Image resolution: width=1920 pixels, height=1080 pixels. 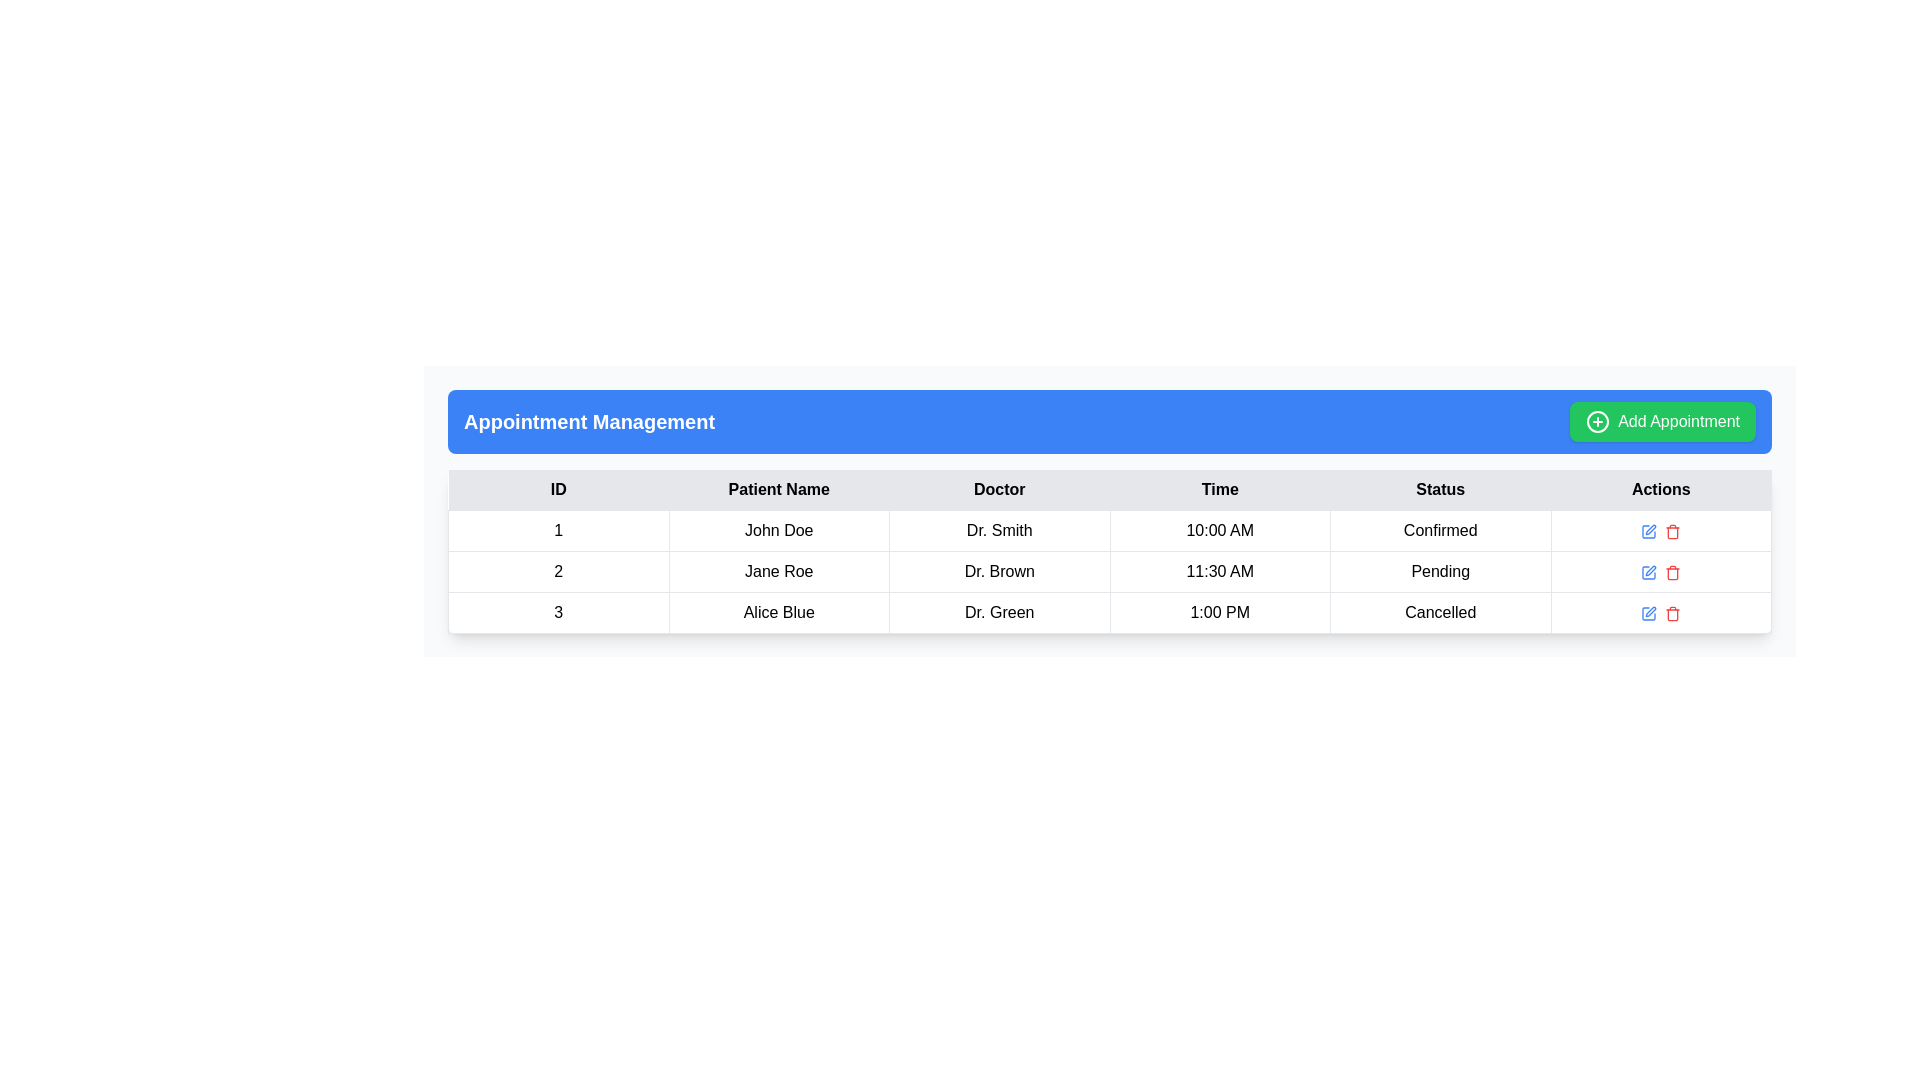 I want to click on the editable action icon button located in the 'Actions' section of the first row in the Appointment Management table to initiate editing, so click(x=1649, y=530).